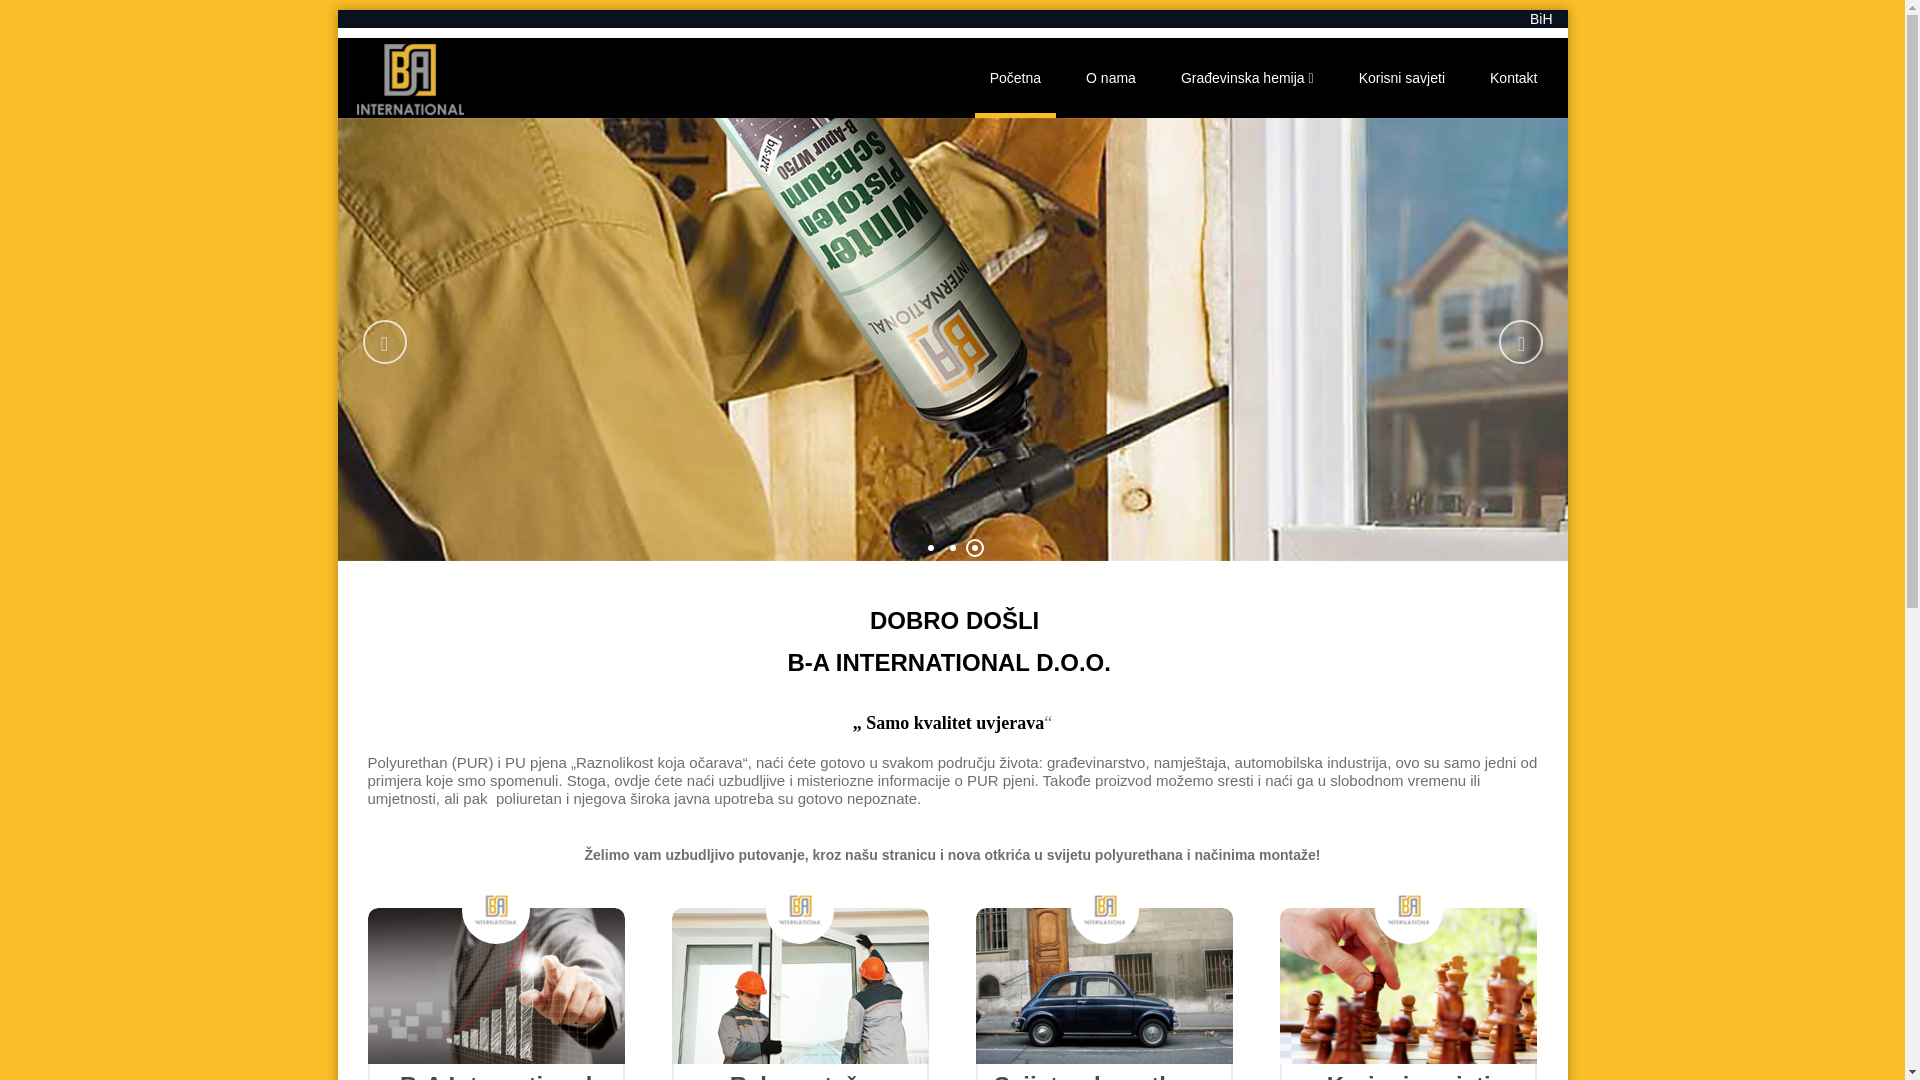 This screenshot has width=1920, height=1080. I want to click on '1', so click(930, 547).